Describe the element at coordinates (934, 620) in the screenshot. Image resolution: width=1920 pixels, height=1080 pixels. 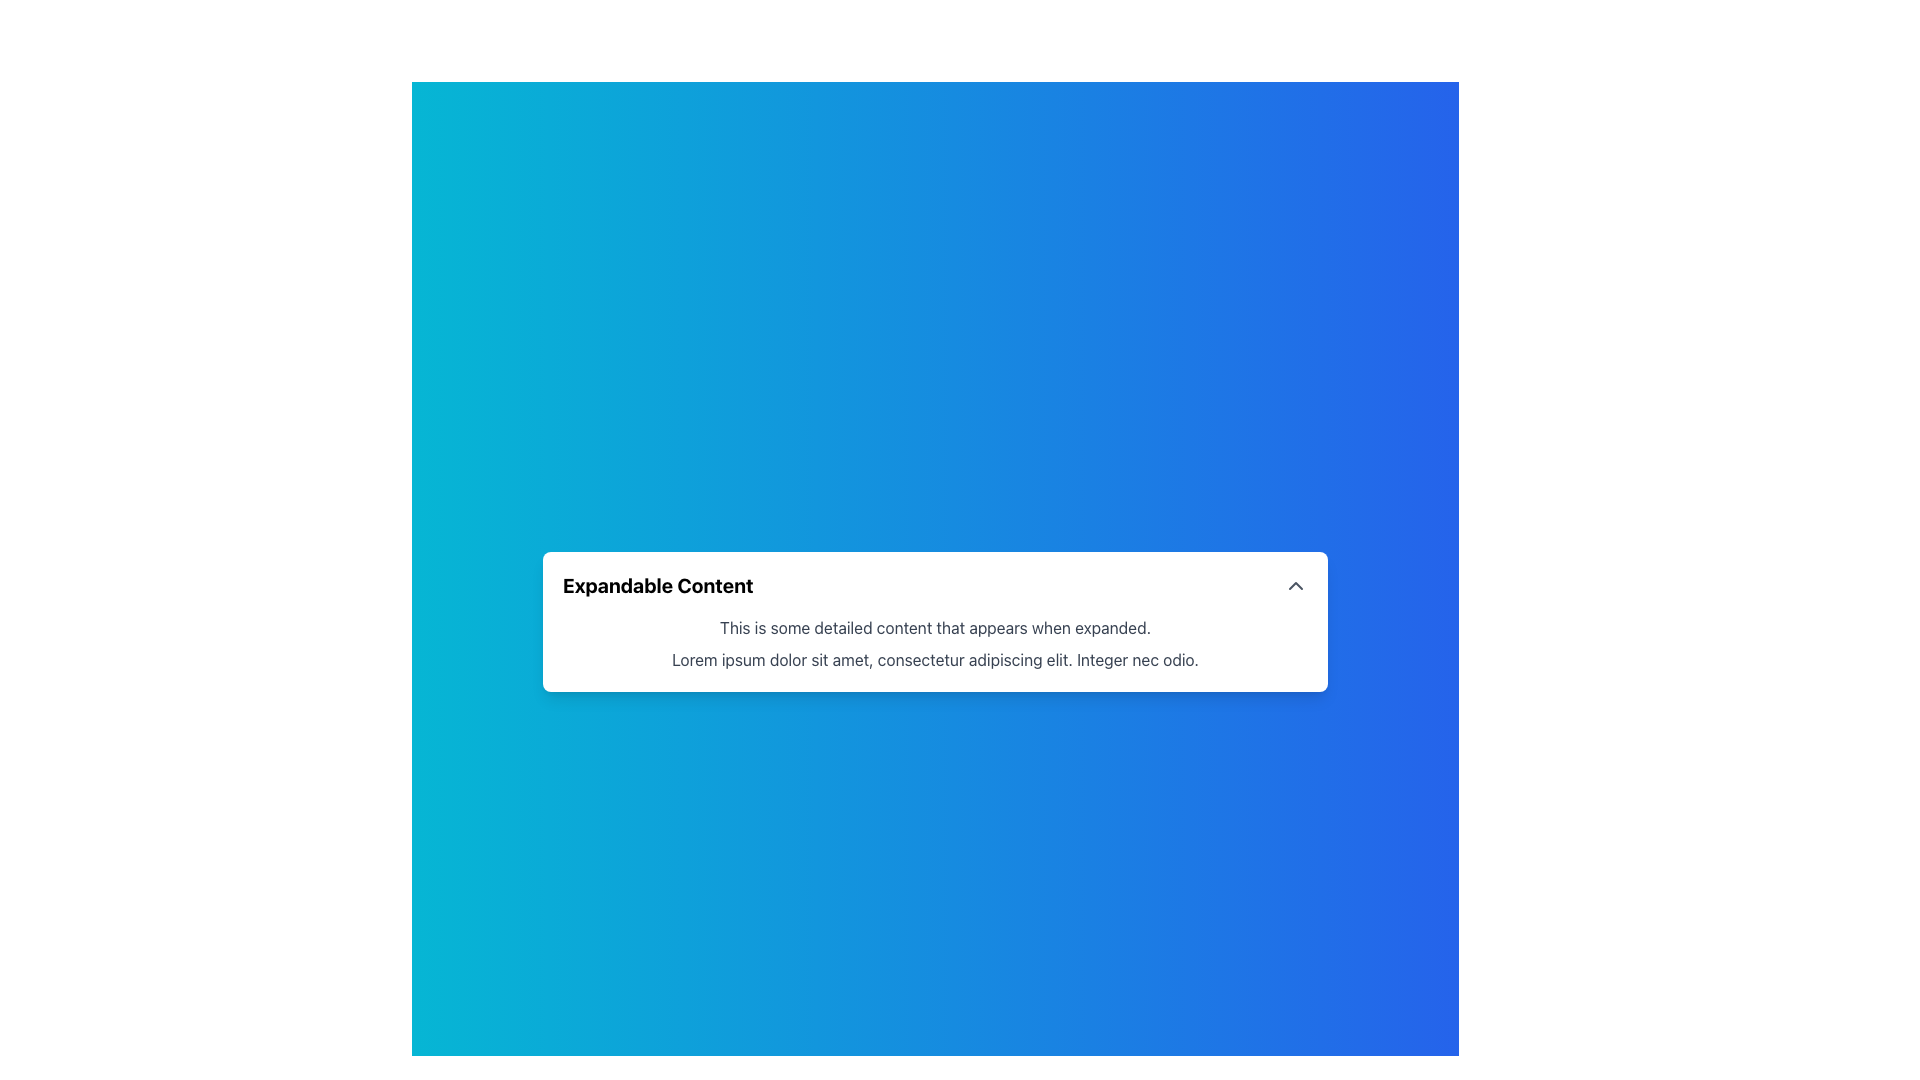
I see `the Collapsible card, which is a rectangular, white card with a title in bold and a caret icon on the right side` at that location.